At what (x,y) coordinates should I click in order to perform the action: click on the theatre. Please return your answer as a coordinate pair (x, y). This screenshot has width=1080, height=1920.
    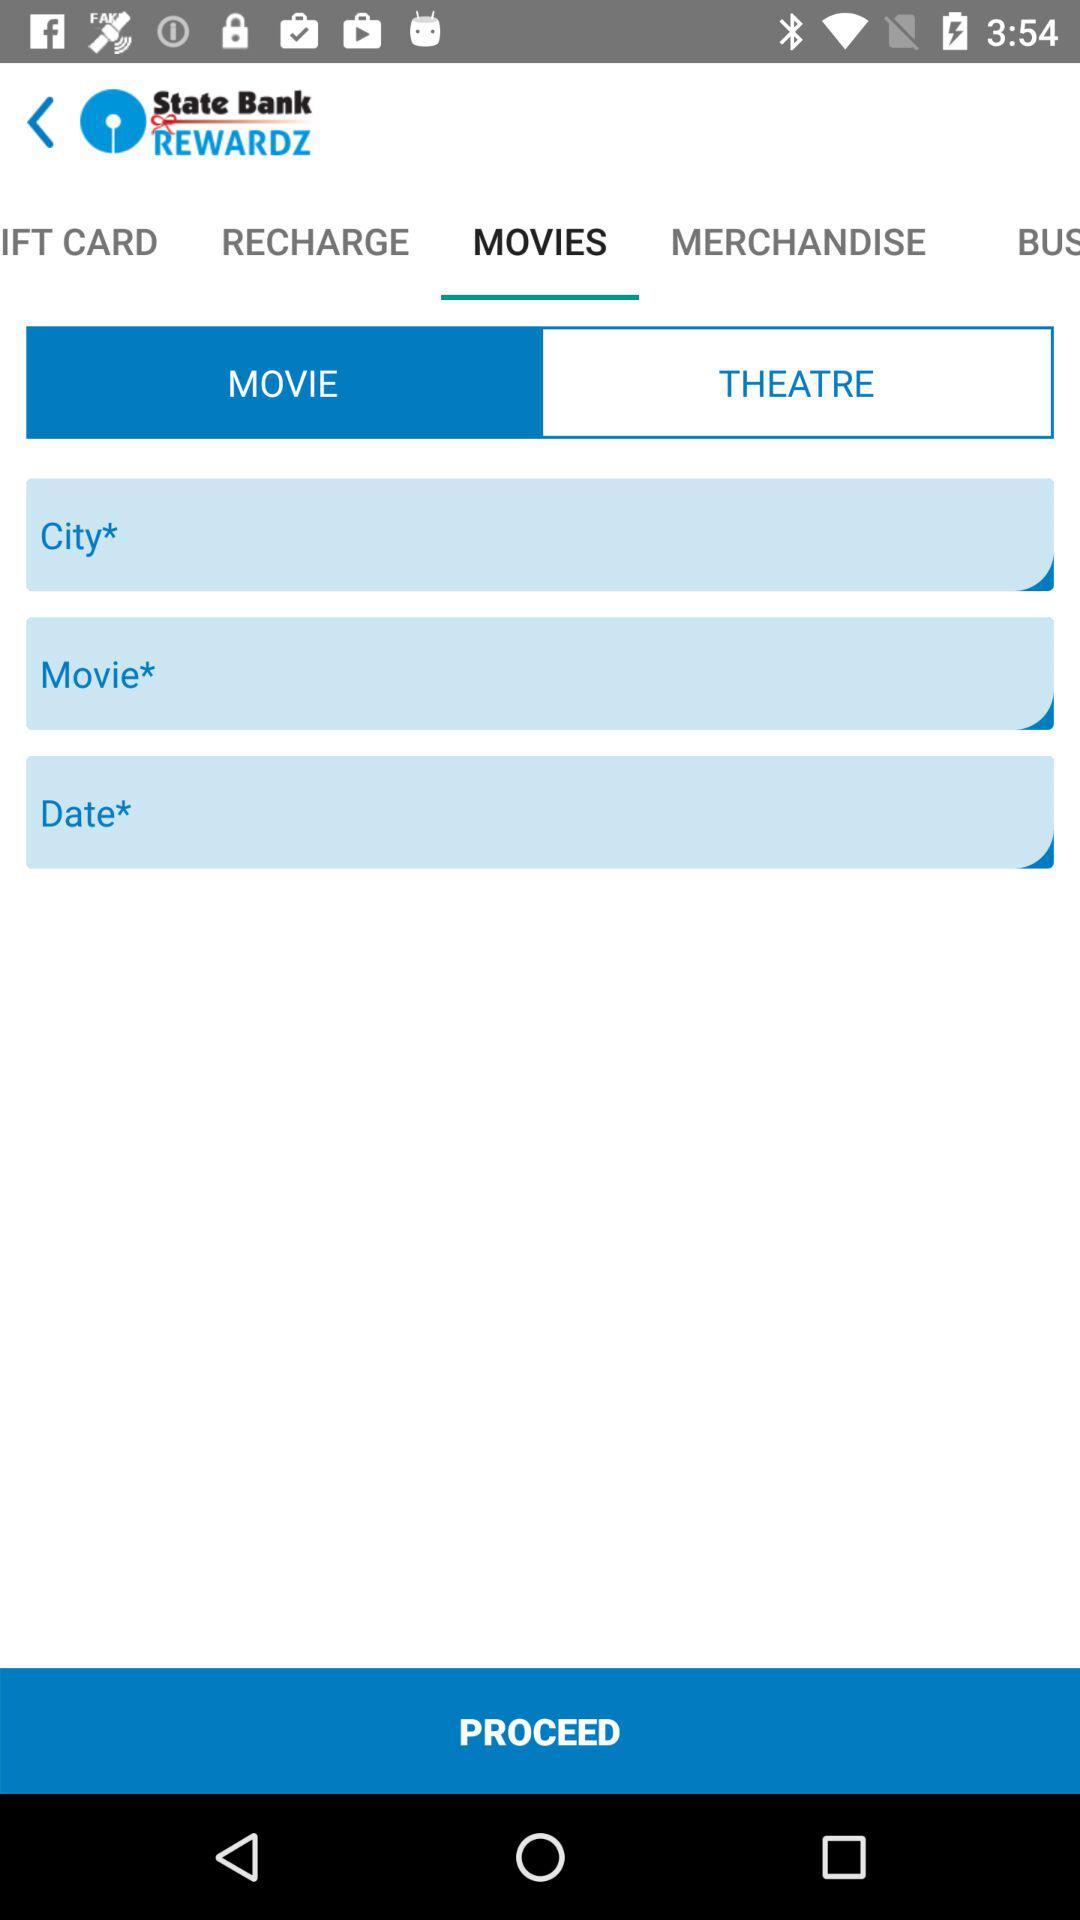
    Looking at the image, I should click on (795, 382).